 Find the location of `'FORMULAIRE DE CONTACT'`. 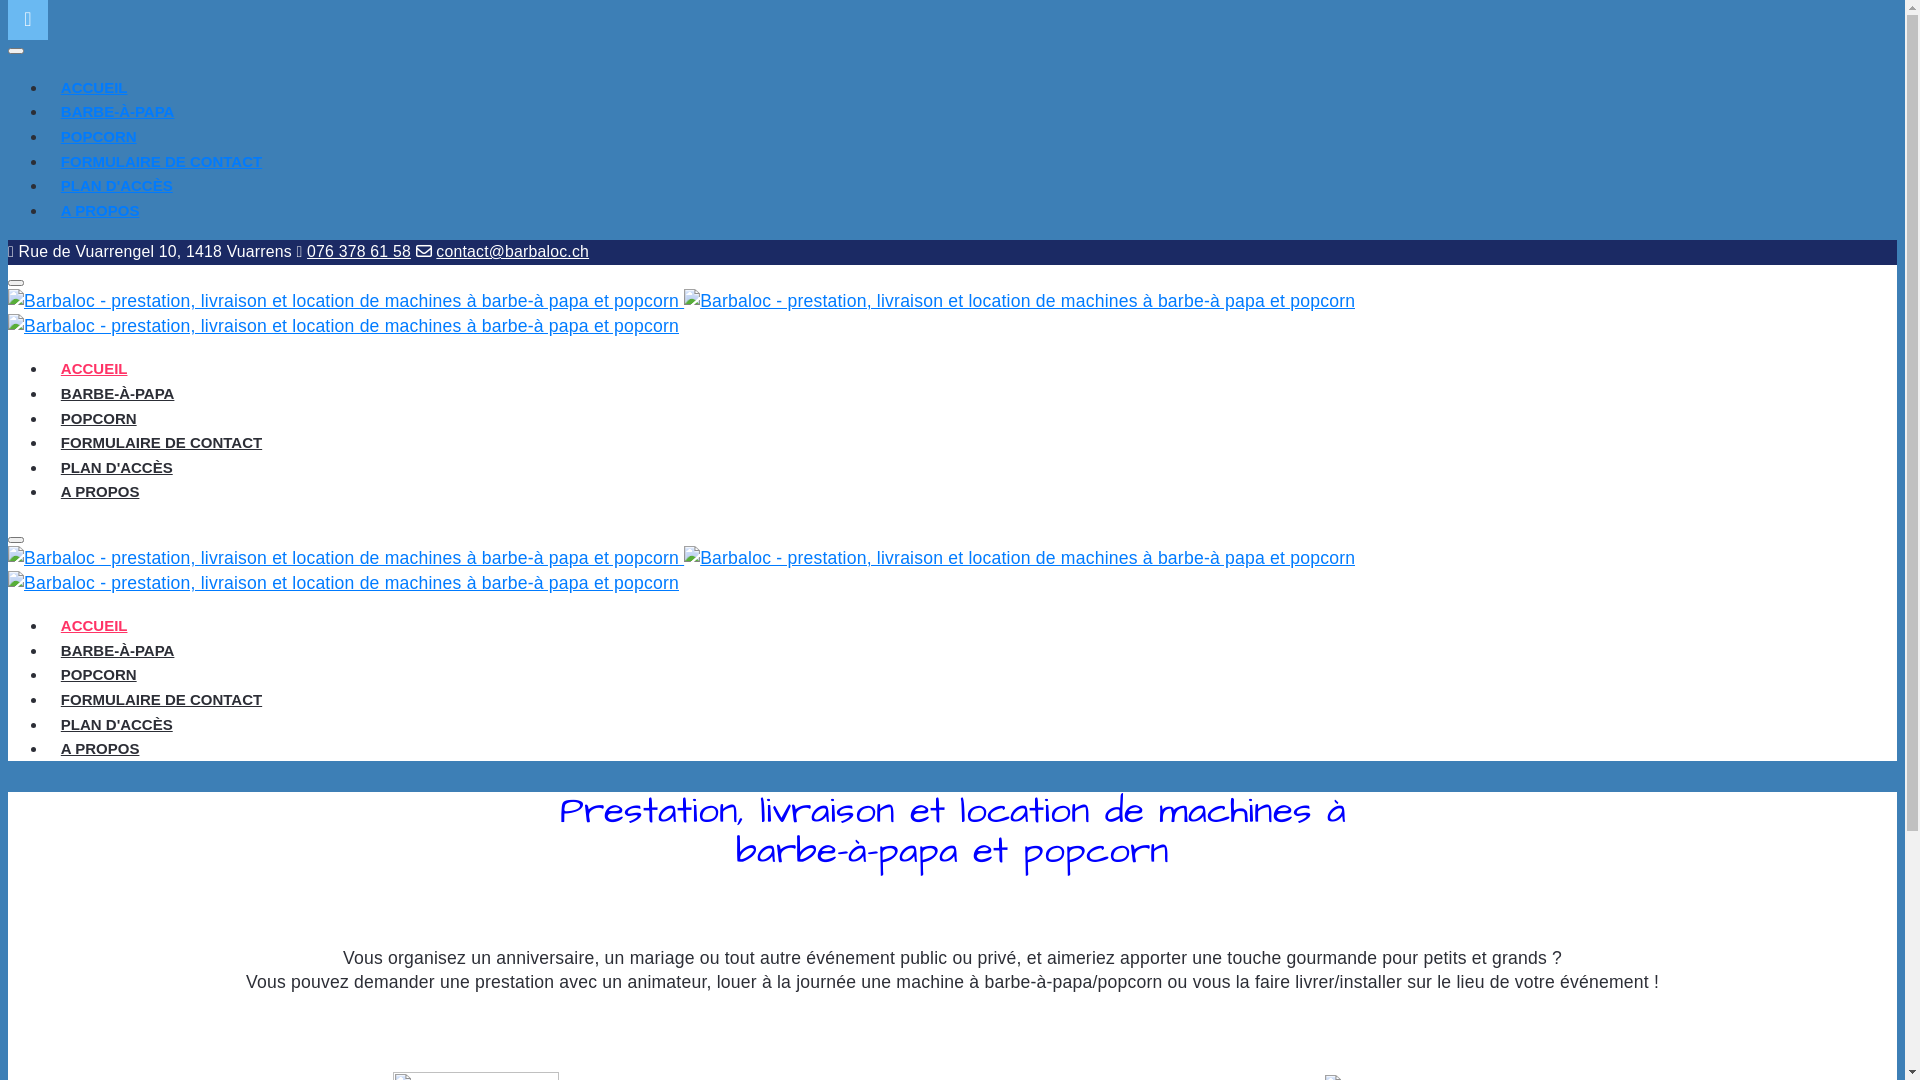

'FORMULAIRE DE CONTACT' is located at coordinates (48, 441).